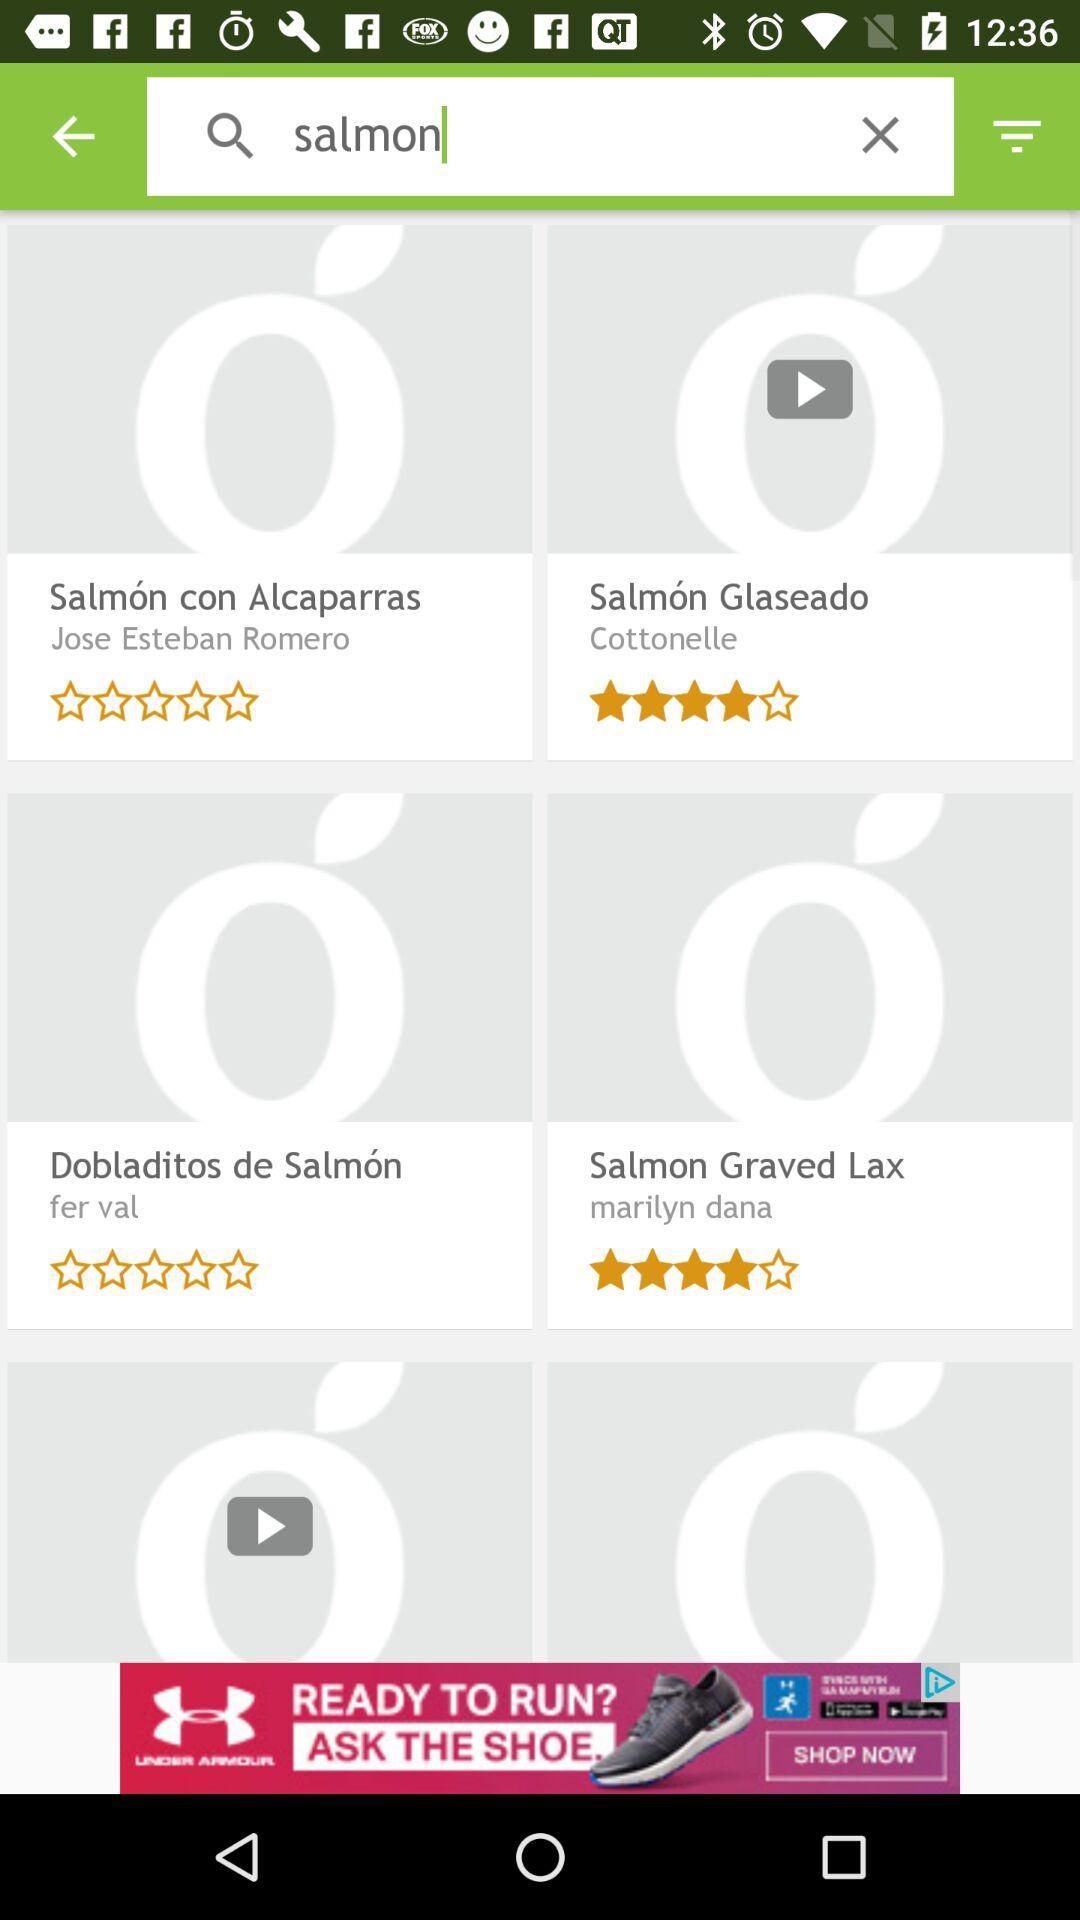 Image resolution: width=1080 pixels, height=1920 pixels. What do you see at coordinates (540, 1727) in the screenshot?
I see `advertisement area` at bounding box center [540, 1727].